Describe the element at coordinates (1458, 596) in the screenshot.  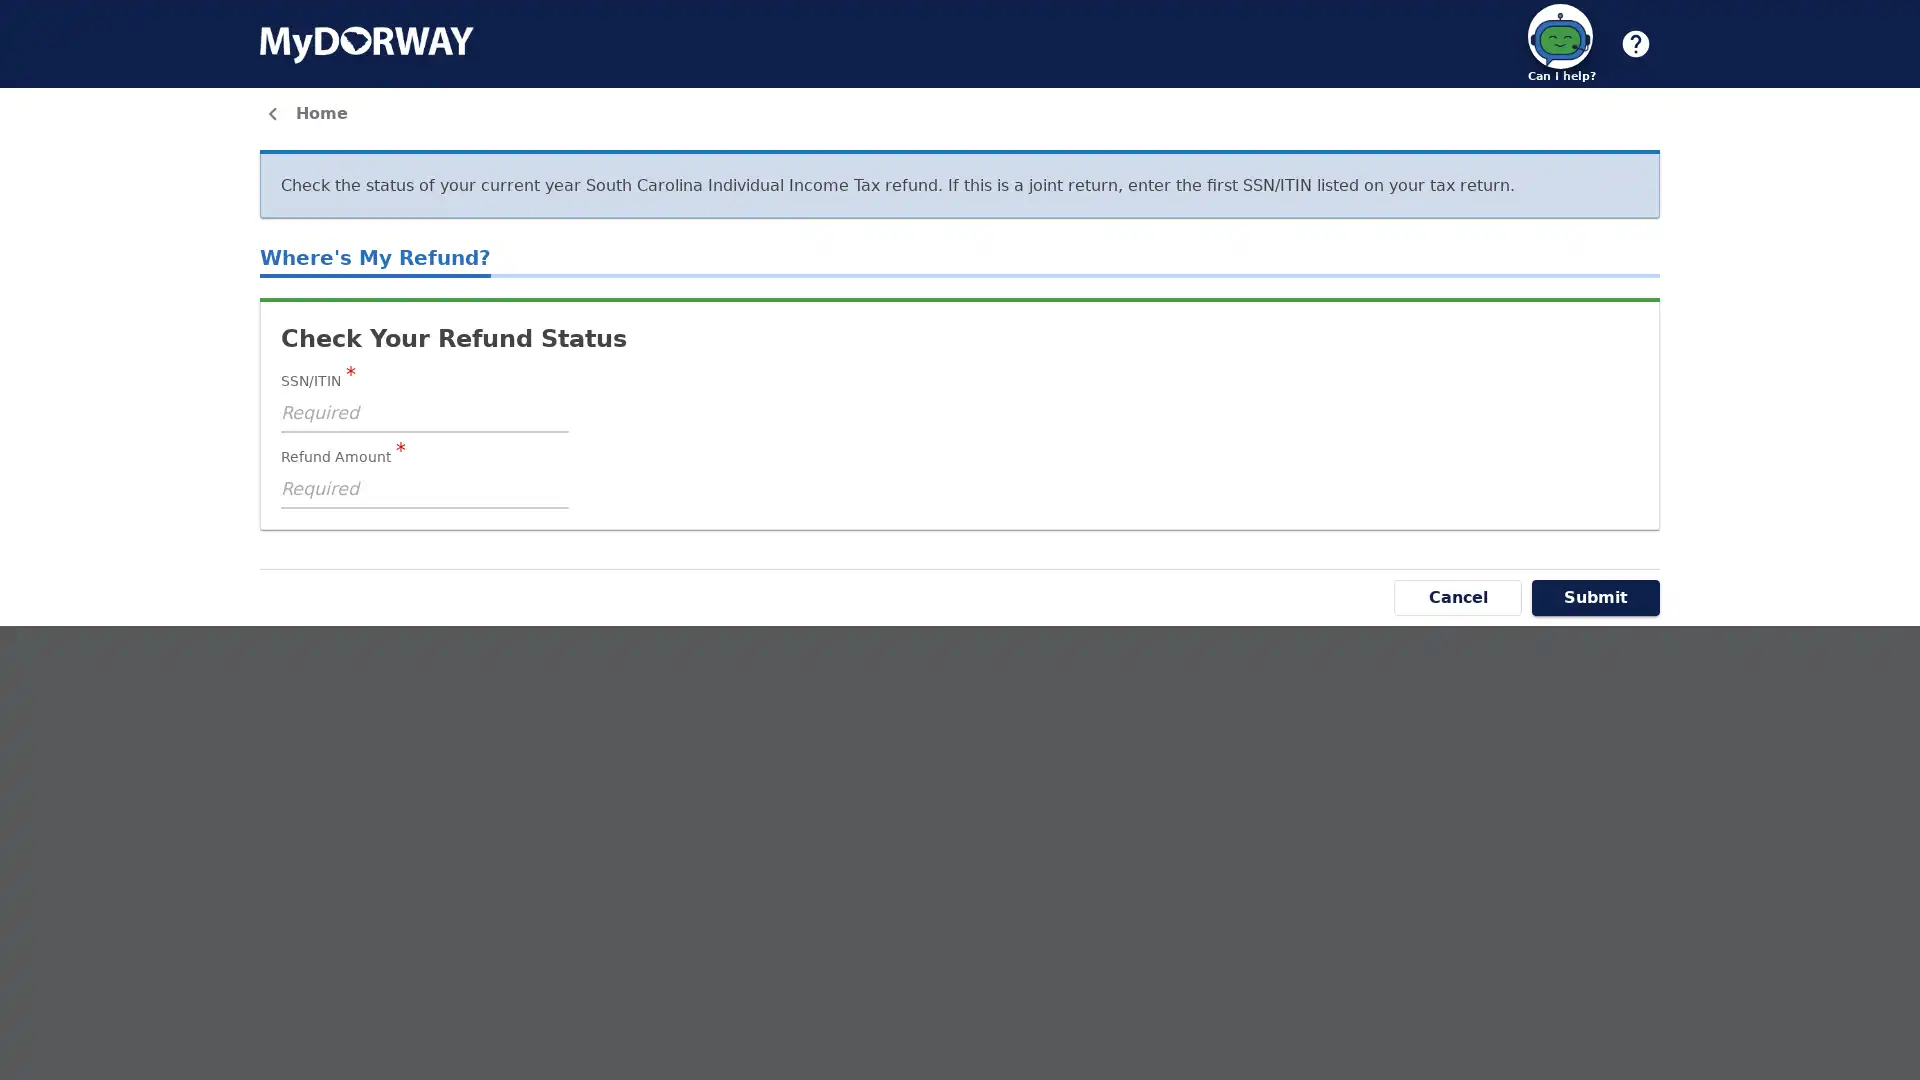
I see `Cancel` at that location.